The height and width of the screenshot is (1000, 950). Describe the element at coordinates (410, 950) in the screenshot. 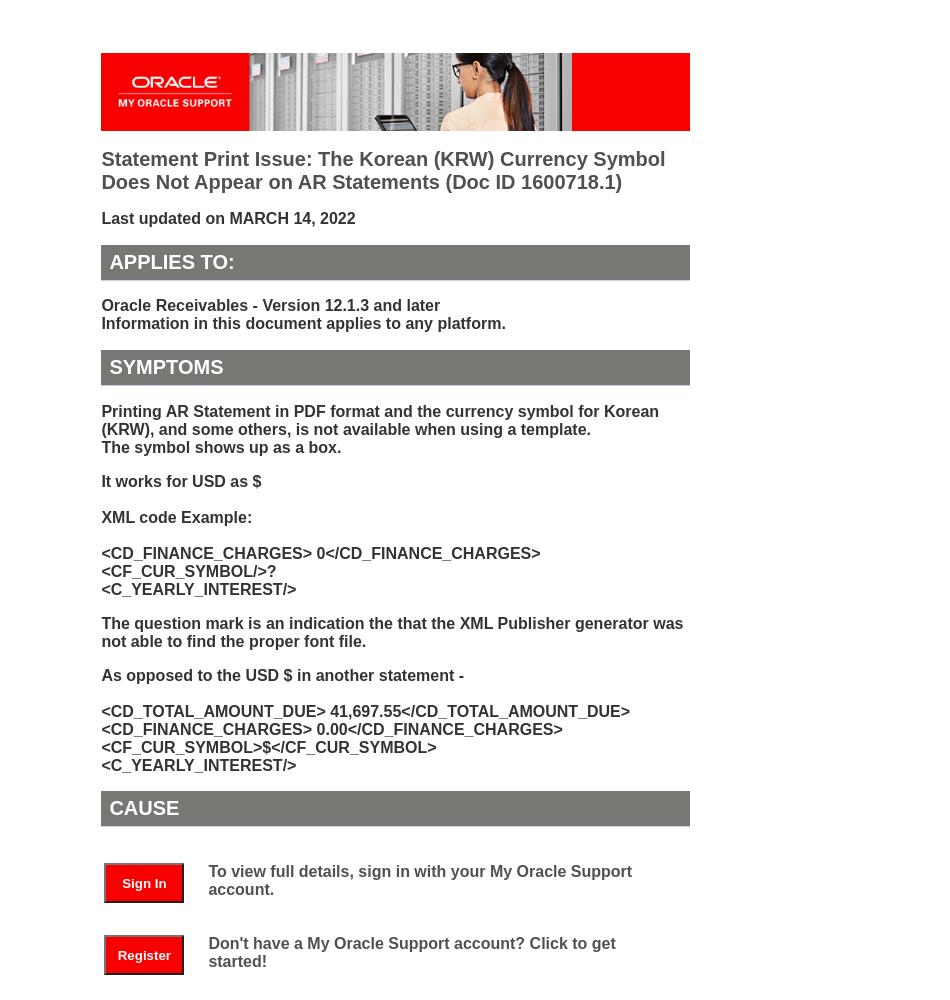

I see `'Don't have a My Oracle Support account?  Click to get started!'` at that location.